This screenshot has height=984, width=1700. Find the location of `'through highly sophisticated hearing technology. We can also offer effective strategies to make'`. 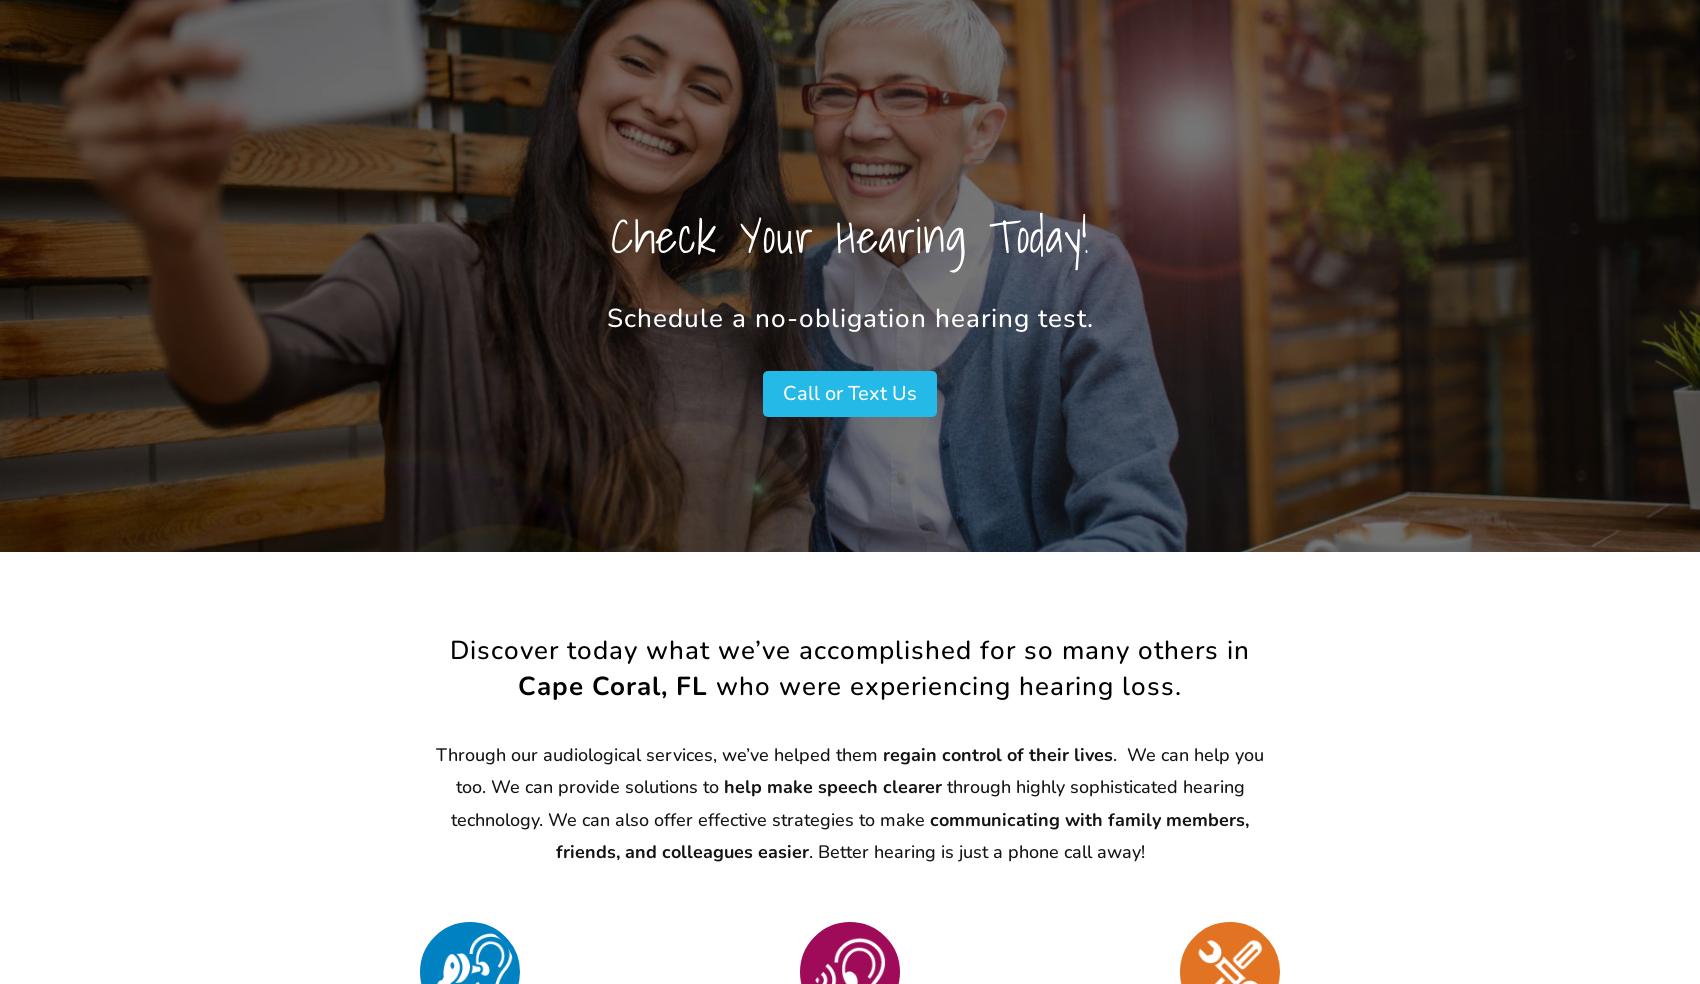

'through highly sophisticated hearing technology. We can also offer effective strategies to make' is located at coordinates (846, 802).